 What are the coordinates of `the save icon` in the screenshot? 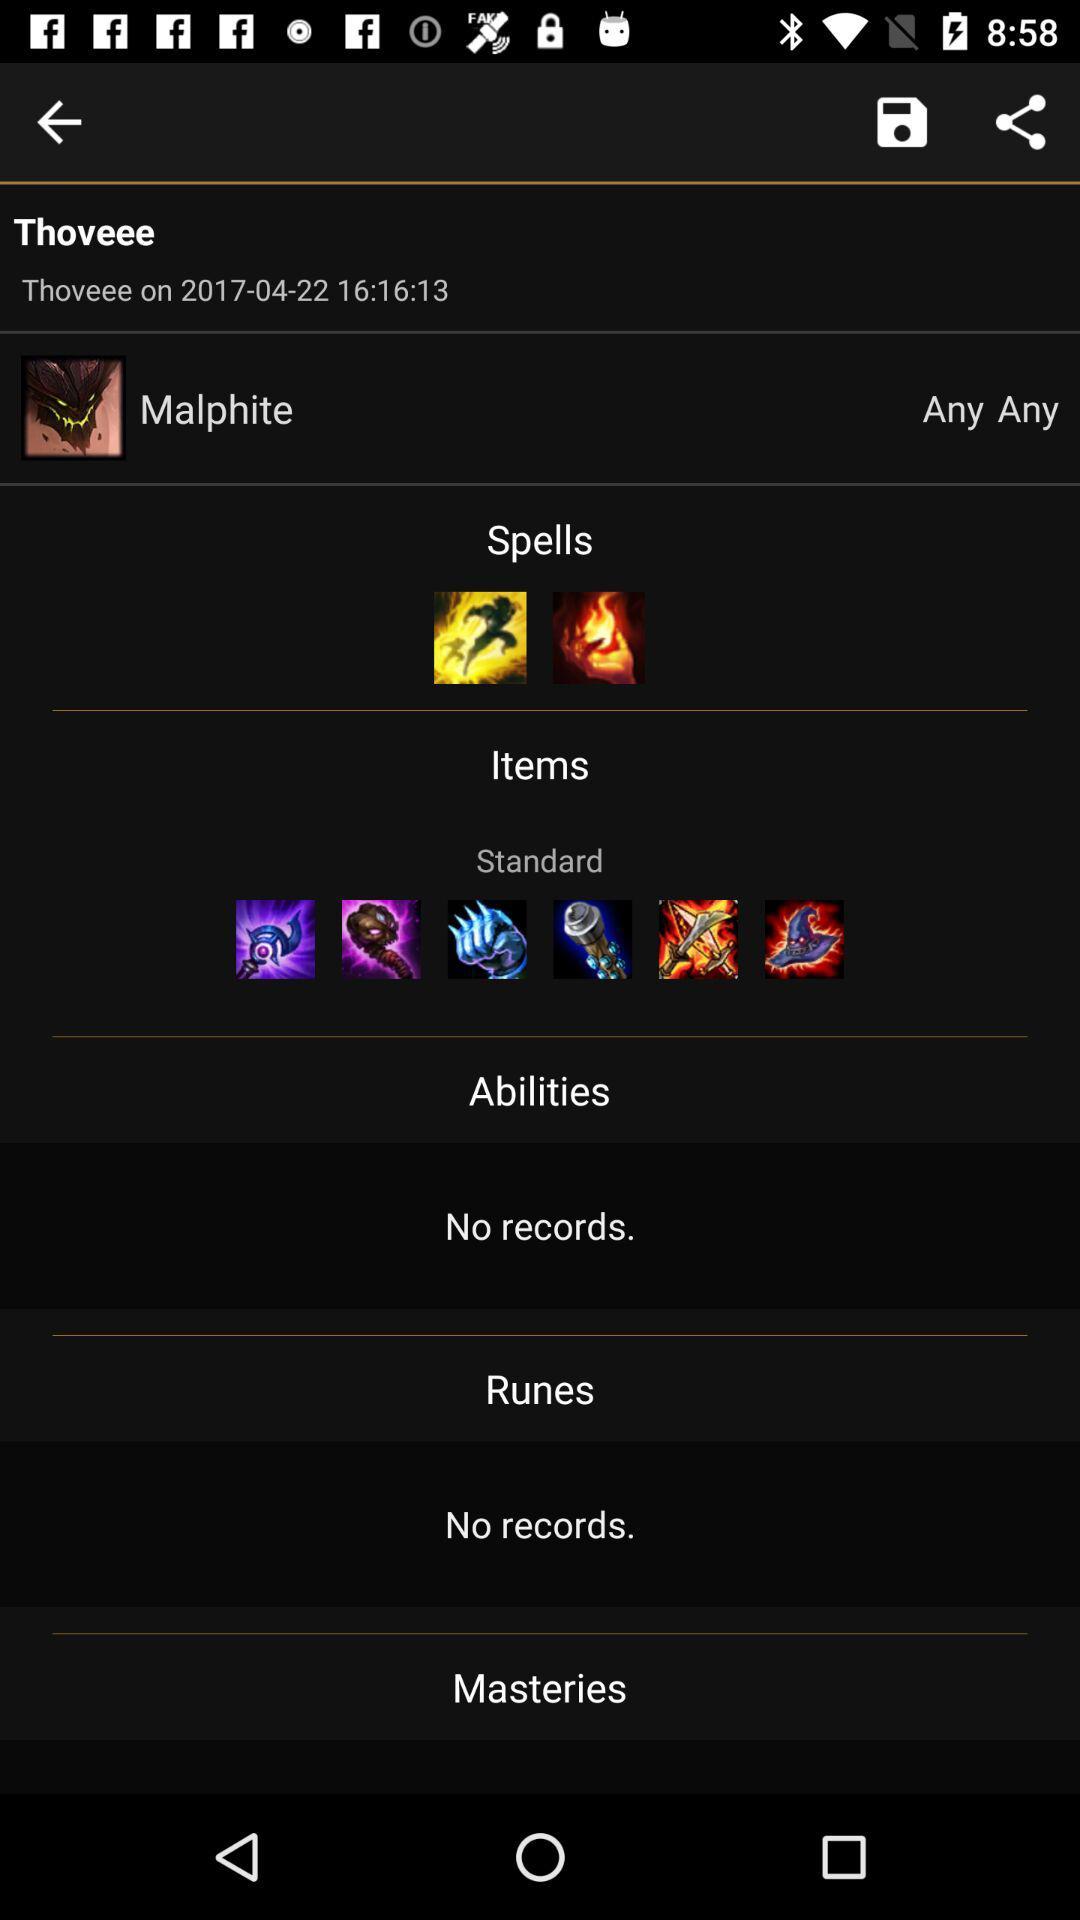 It's located at (902, 121).